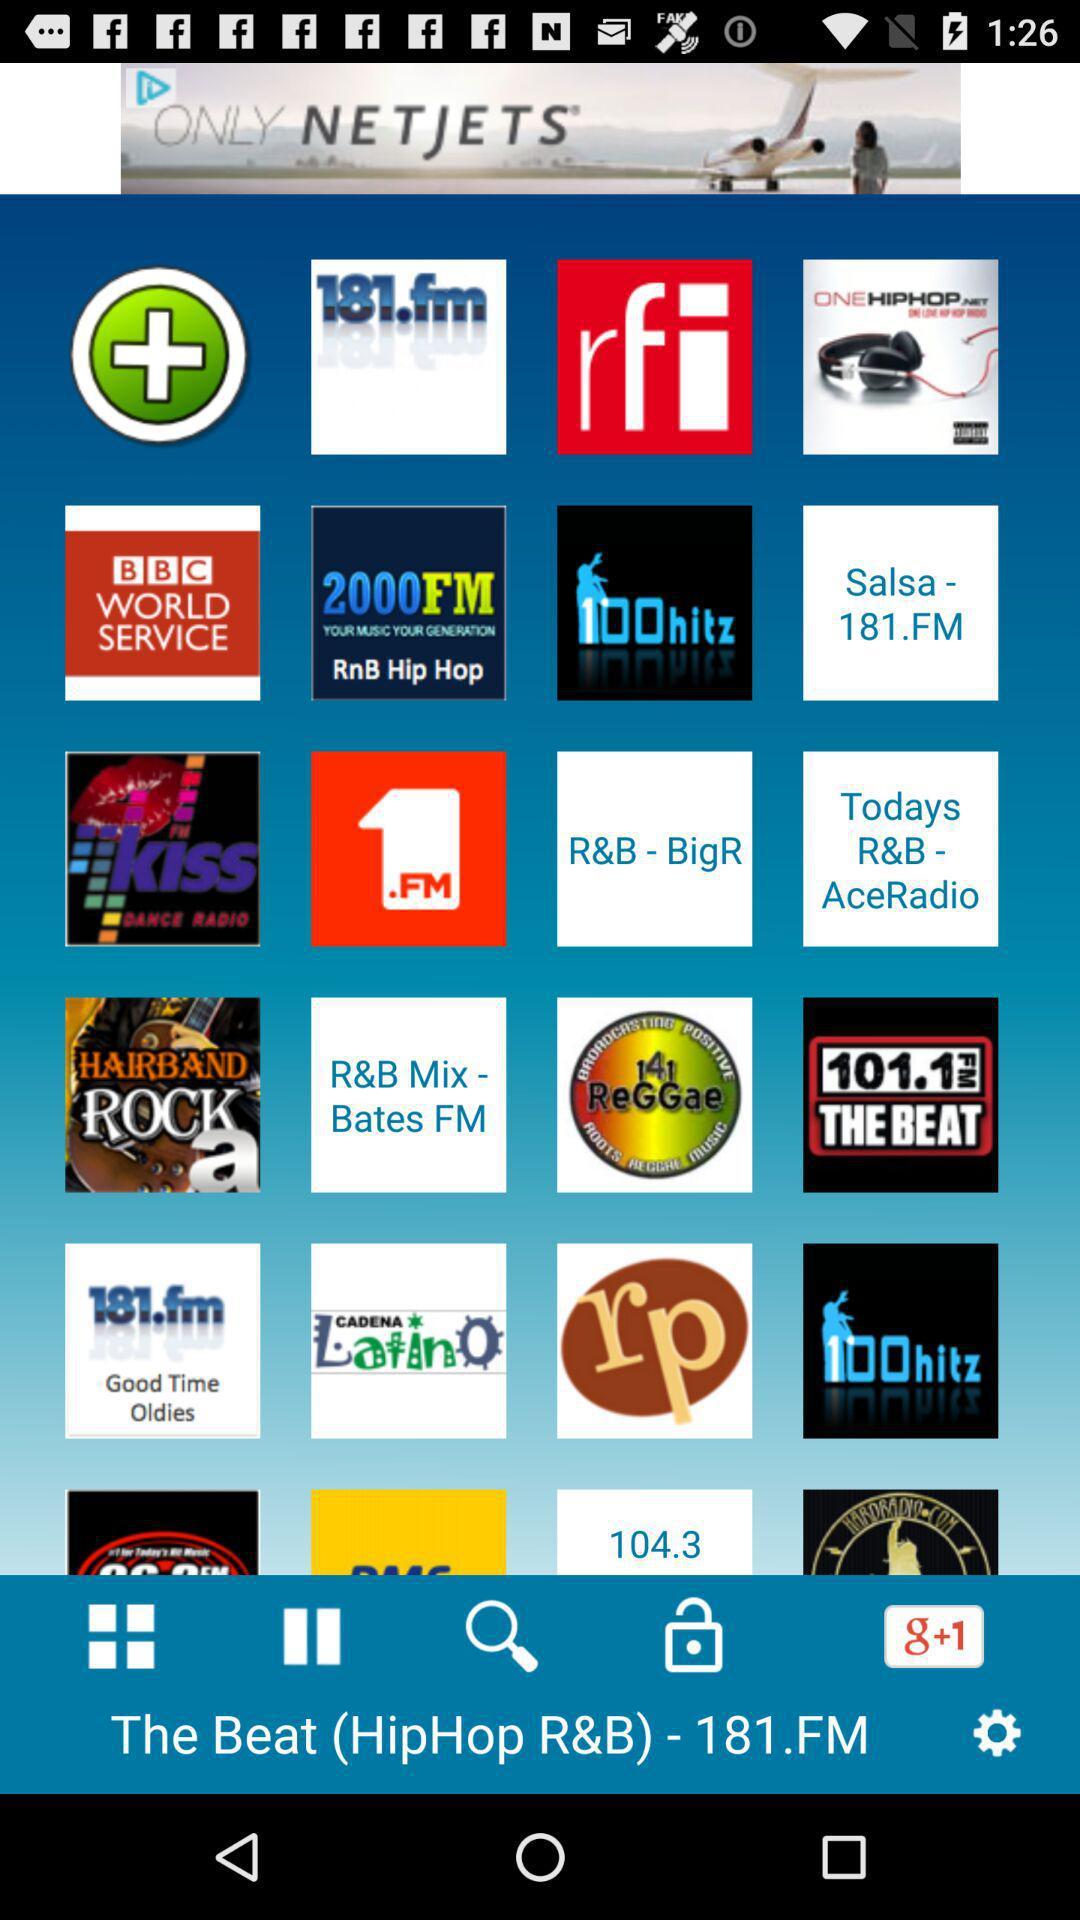 Image resolution: width=1080 pixels, height=1920 pixels. Describe the element at coordinates (501, 1636) in the screenshot. I see `search for stations` at that location.